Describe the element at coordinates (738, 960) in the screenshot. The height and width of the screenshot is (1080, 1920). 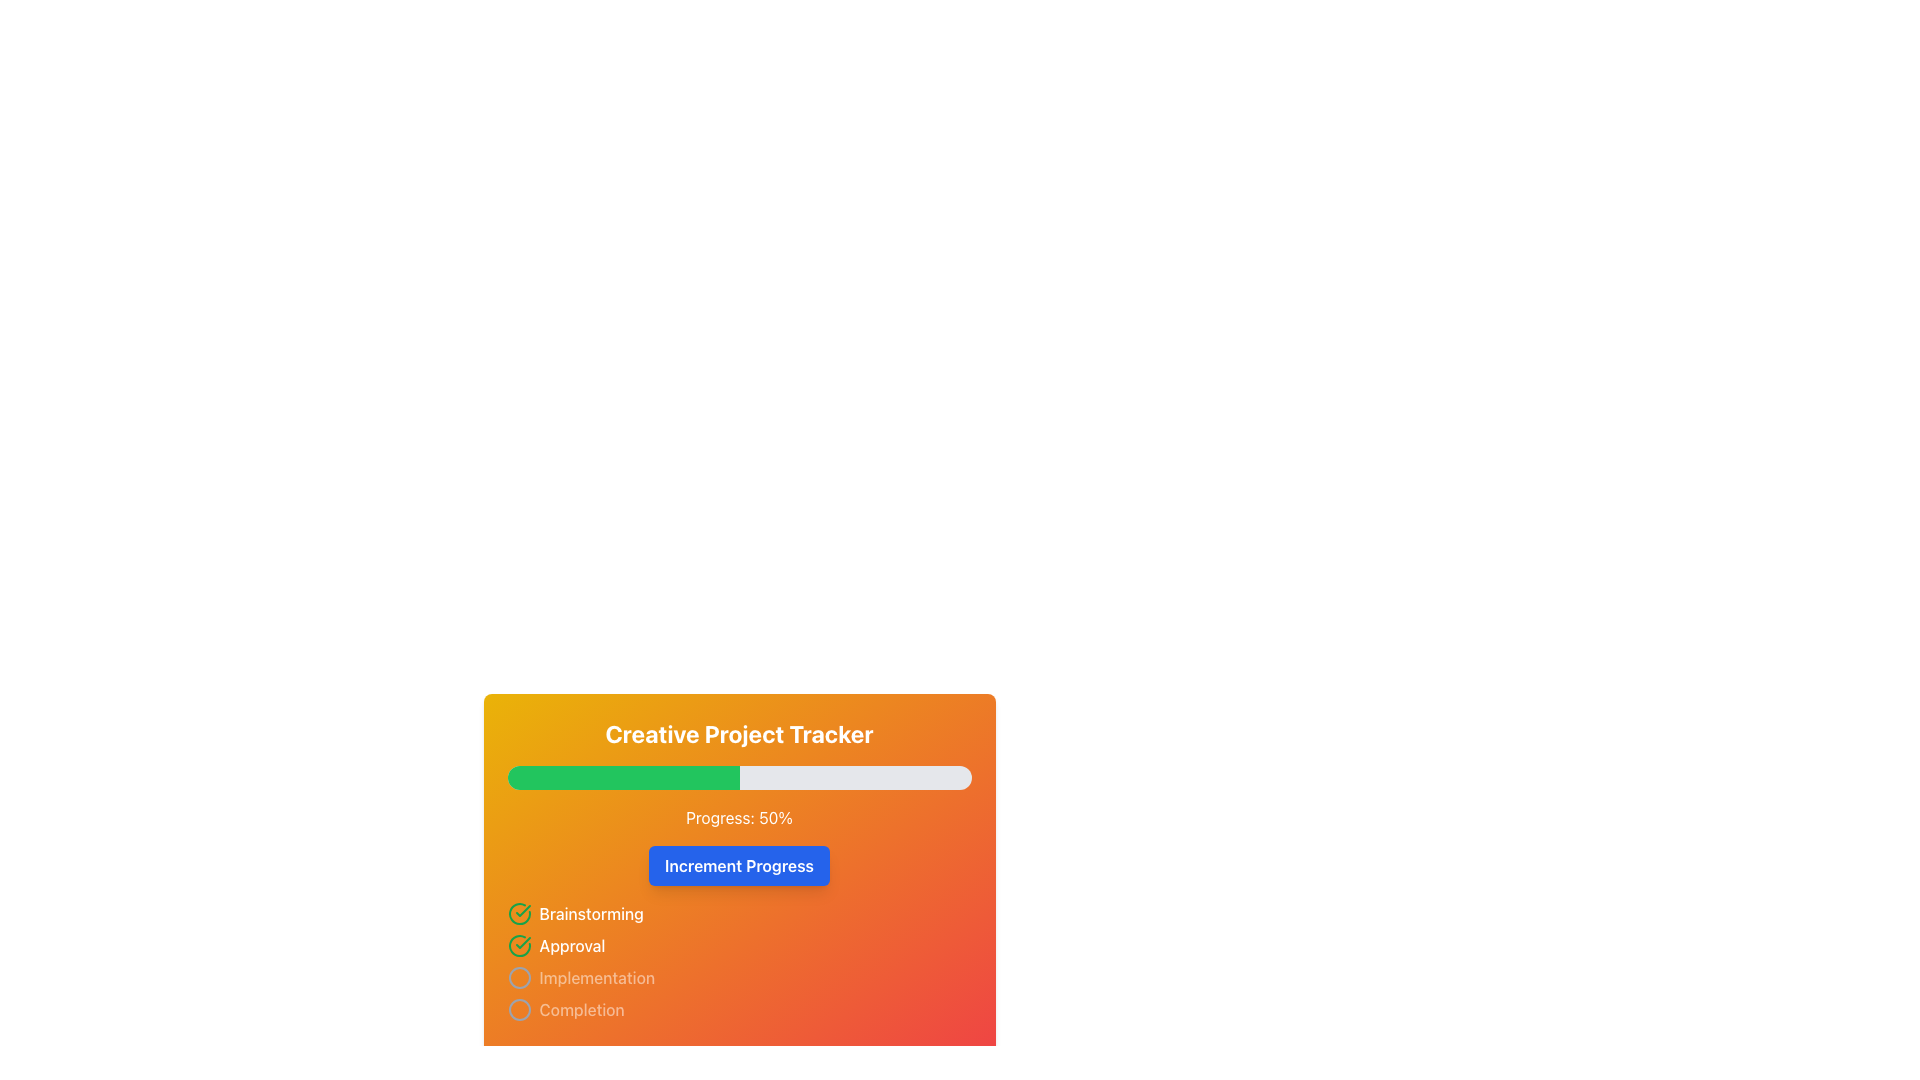
I see `the Progress tracker stage item to mark it as active or completed, located in the bottom section of the 'Creative Project Tracker' module, beneath the progress bar and button` at that location.